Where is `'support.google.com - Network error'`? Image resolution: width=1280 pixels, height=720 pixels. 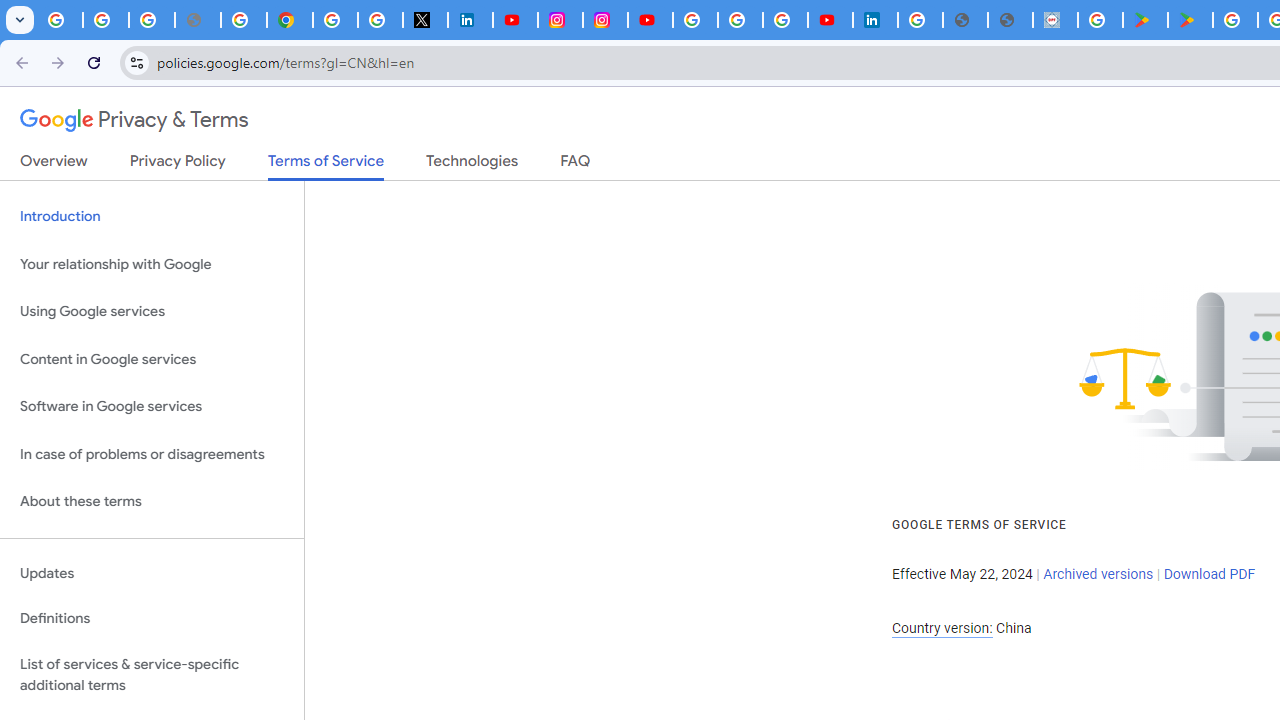
'support.google.com - Network error' is located at coordinates (198, 20).